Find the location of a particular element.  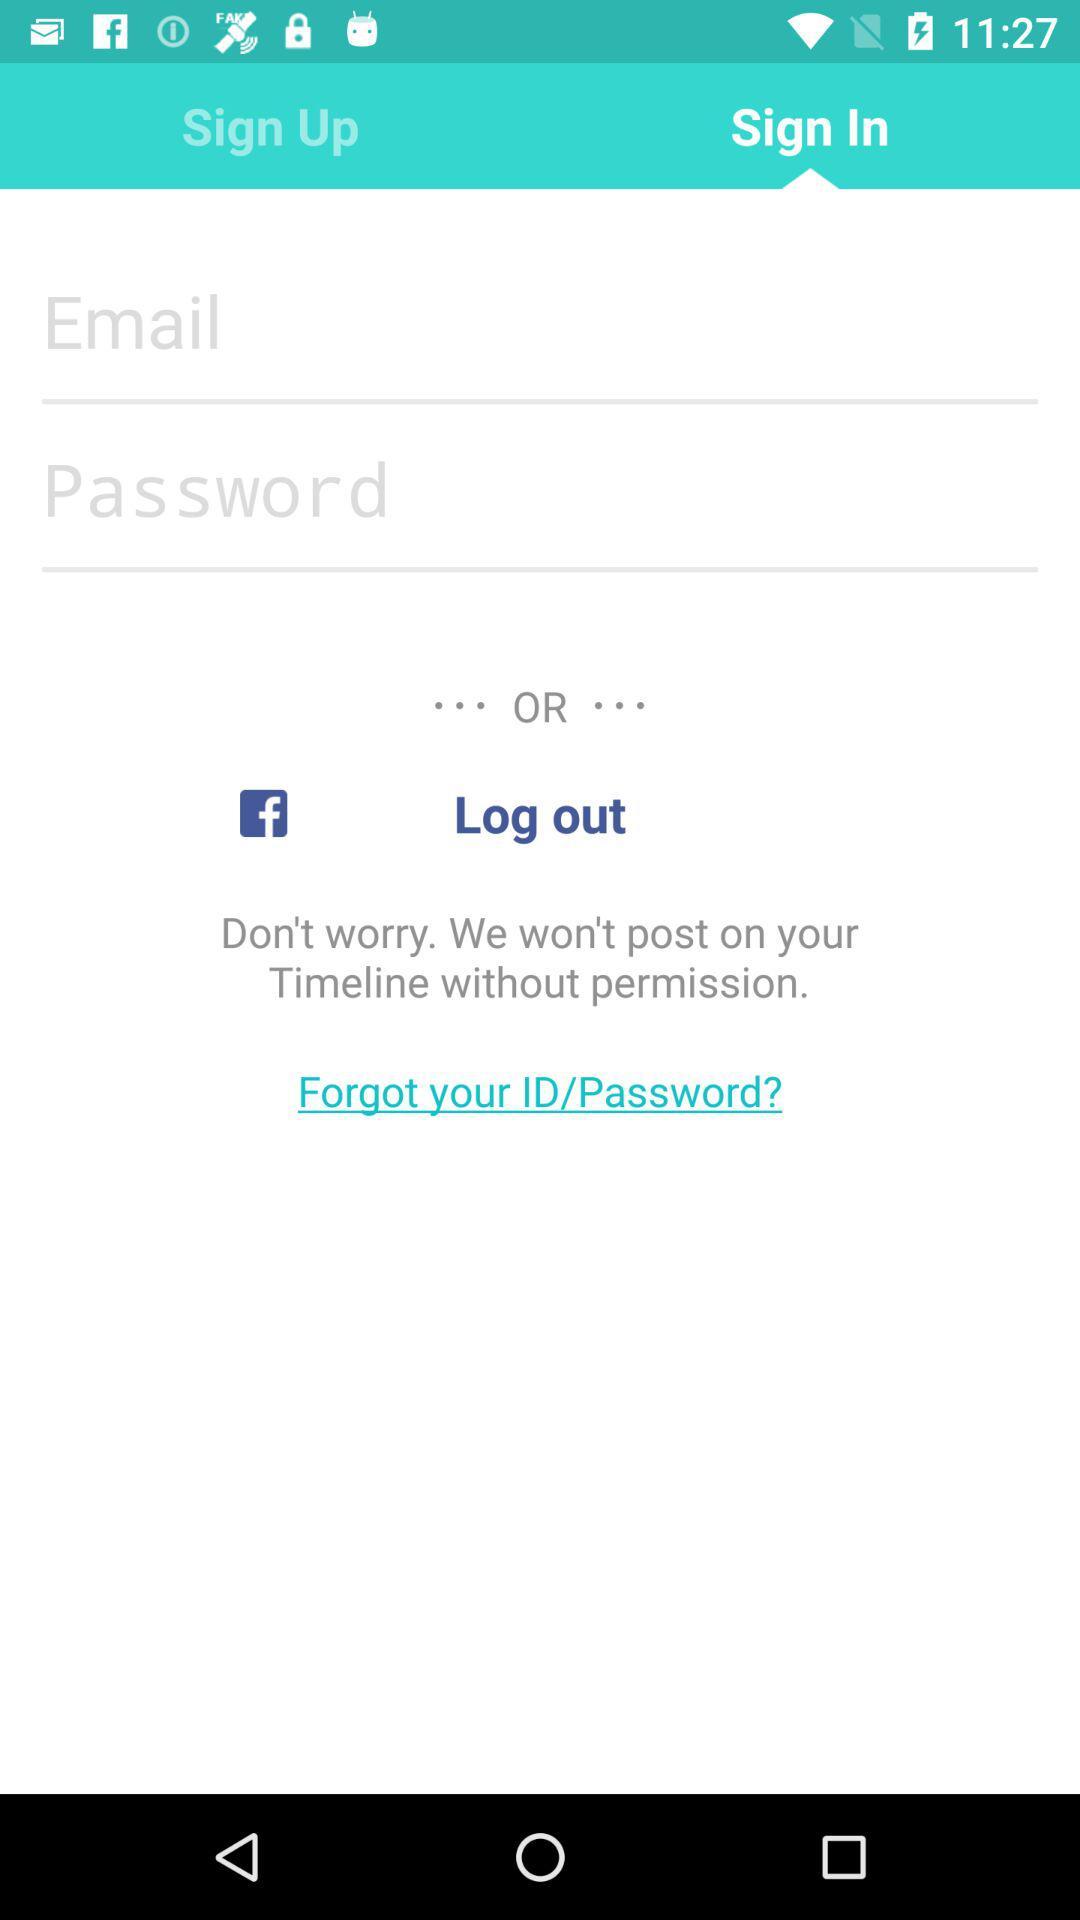

the email field below sign up is located at coordinates (540, 320).